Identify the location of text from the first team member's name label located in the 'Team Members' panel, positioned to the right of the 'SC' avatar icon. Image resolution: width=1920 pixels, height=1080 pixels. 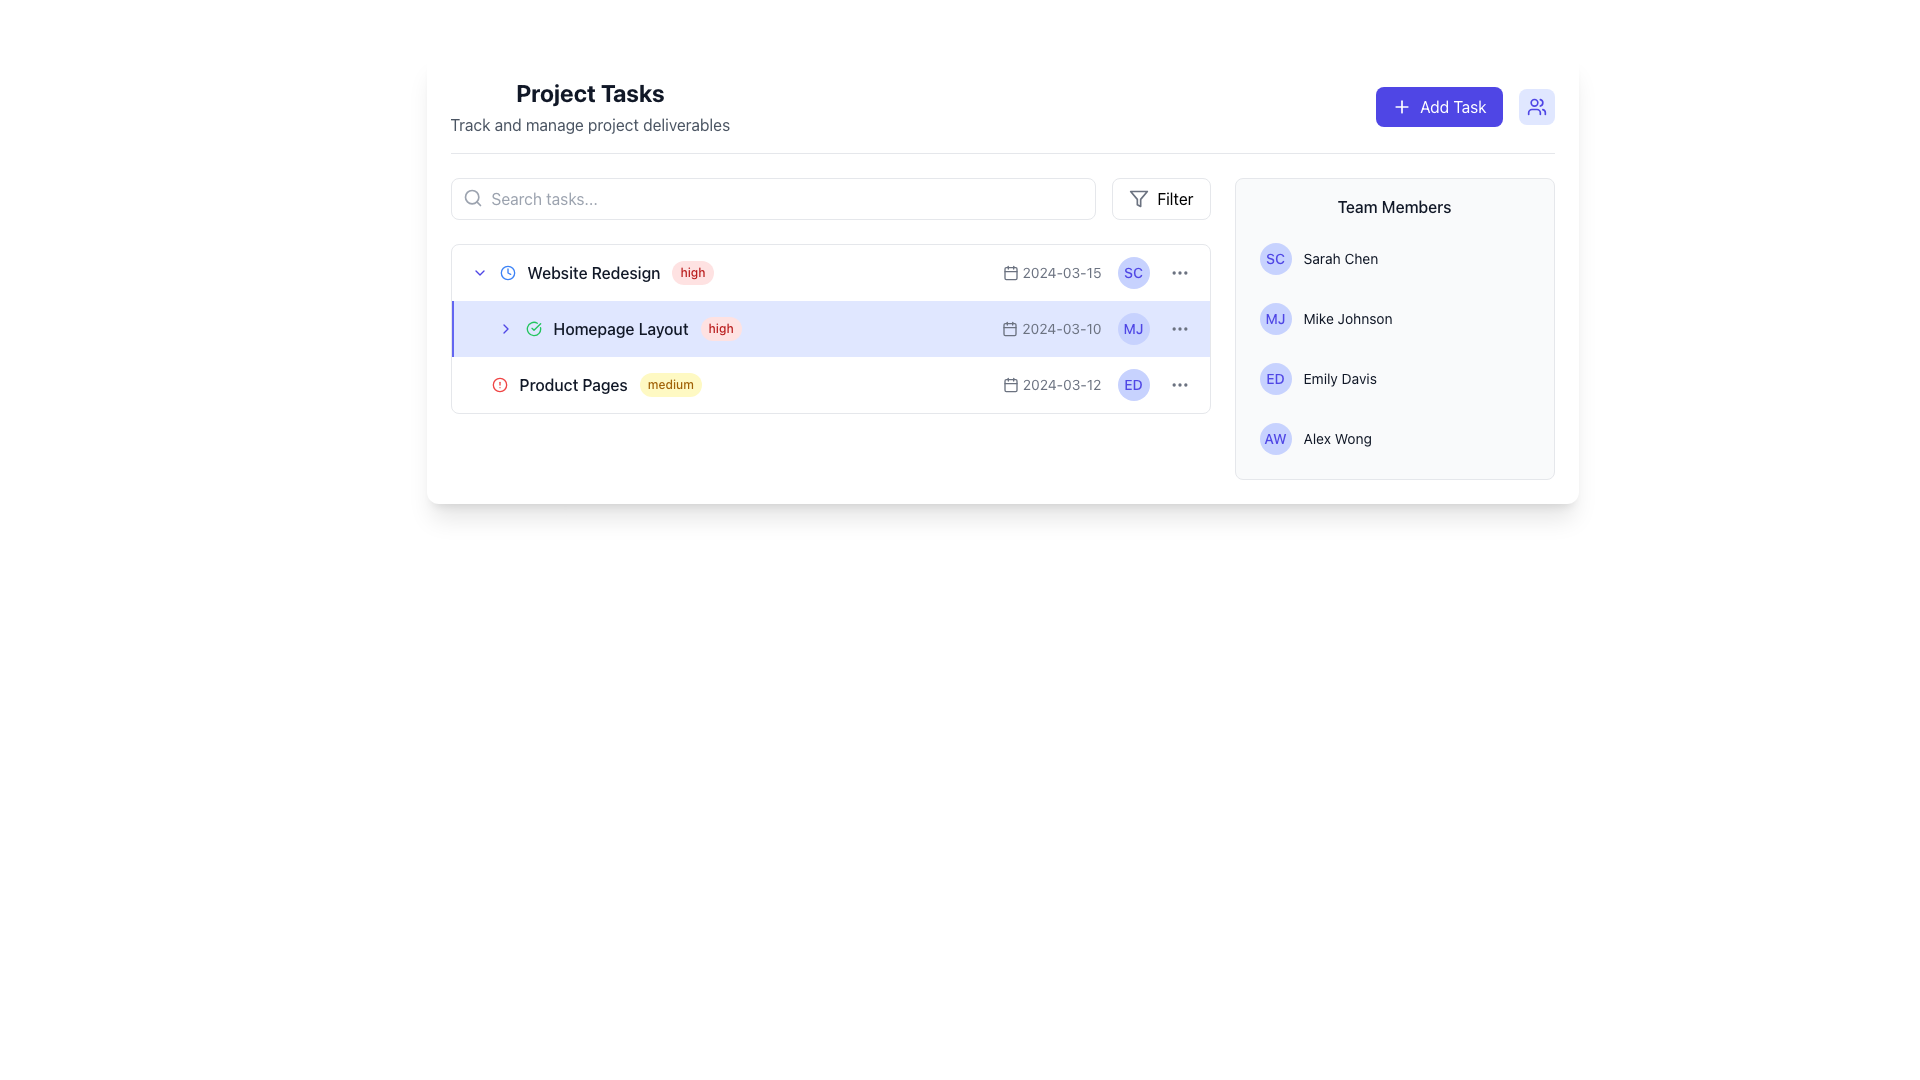
(1340, 257).